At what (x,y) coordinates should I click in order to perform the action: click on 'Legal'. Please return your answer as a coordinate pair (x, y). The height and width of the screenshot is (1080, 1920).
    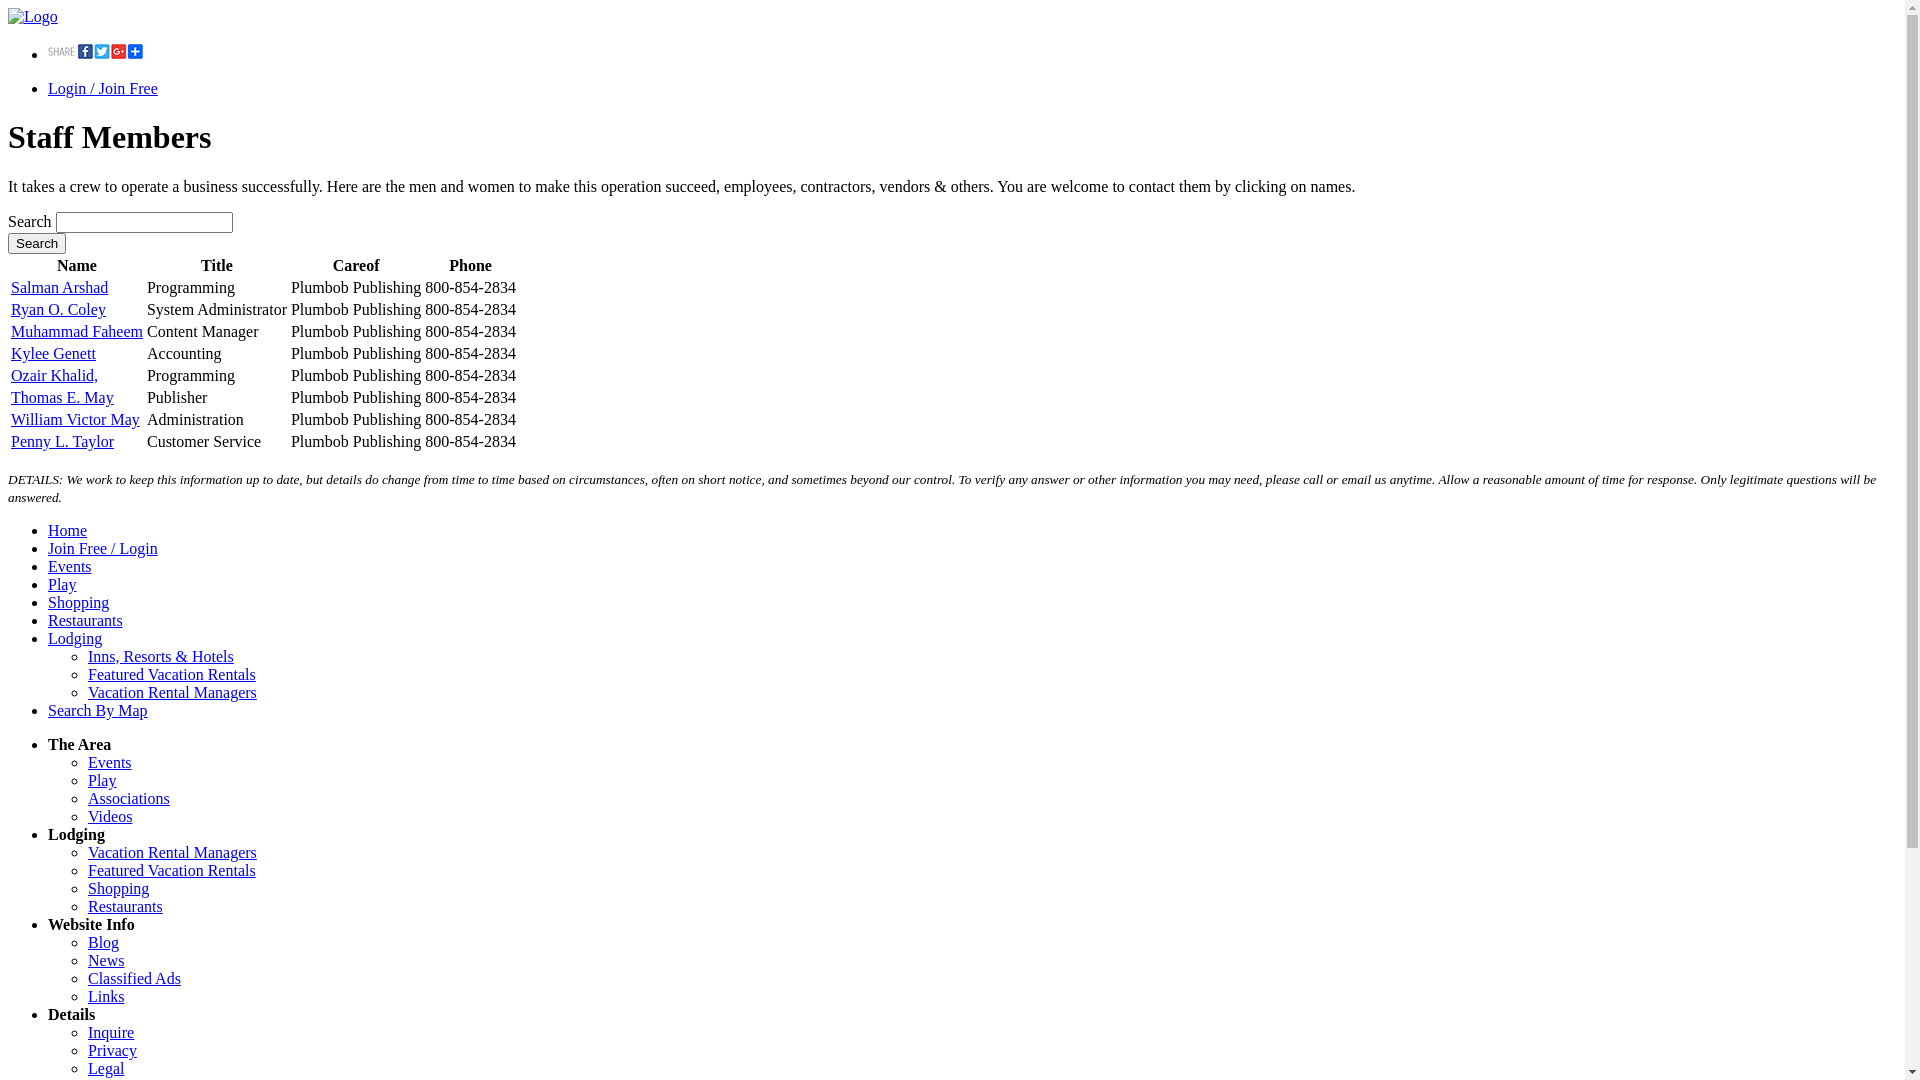
    Looking at the image, I should click on (104, 1067).